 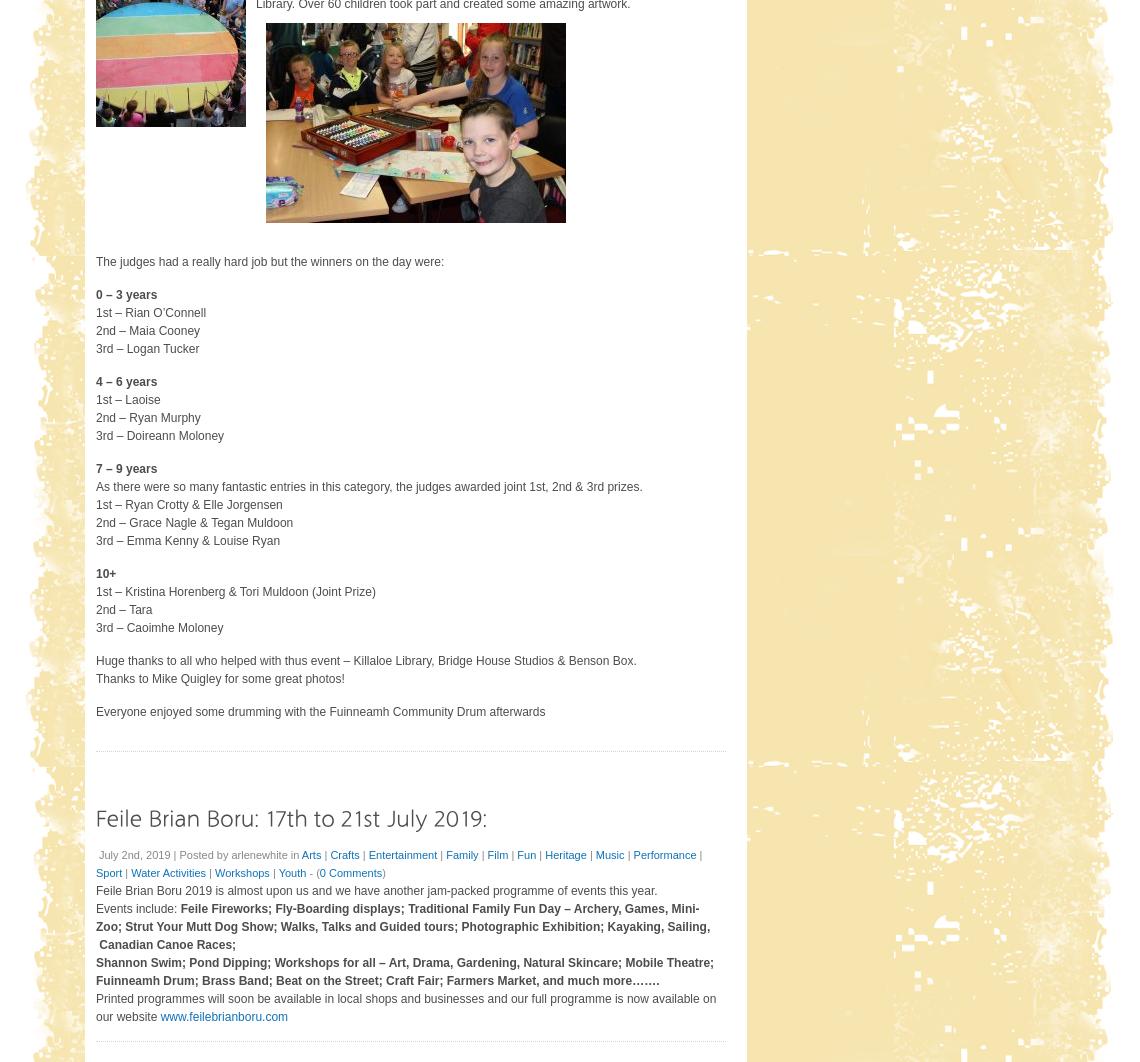 What do you see at coordinates (320, 711) in the screenshot?
I see `'Everyone enjoyed some drumming with the Fuinneamh Community Drum afterwards'` at bounding box center [320, 711].